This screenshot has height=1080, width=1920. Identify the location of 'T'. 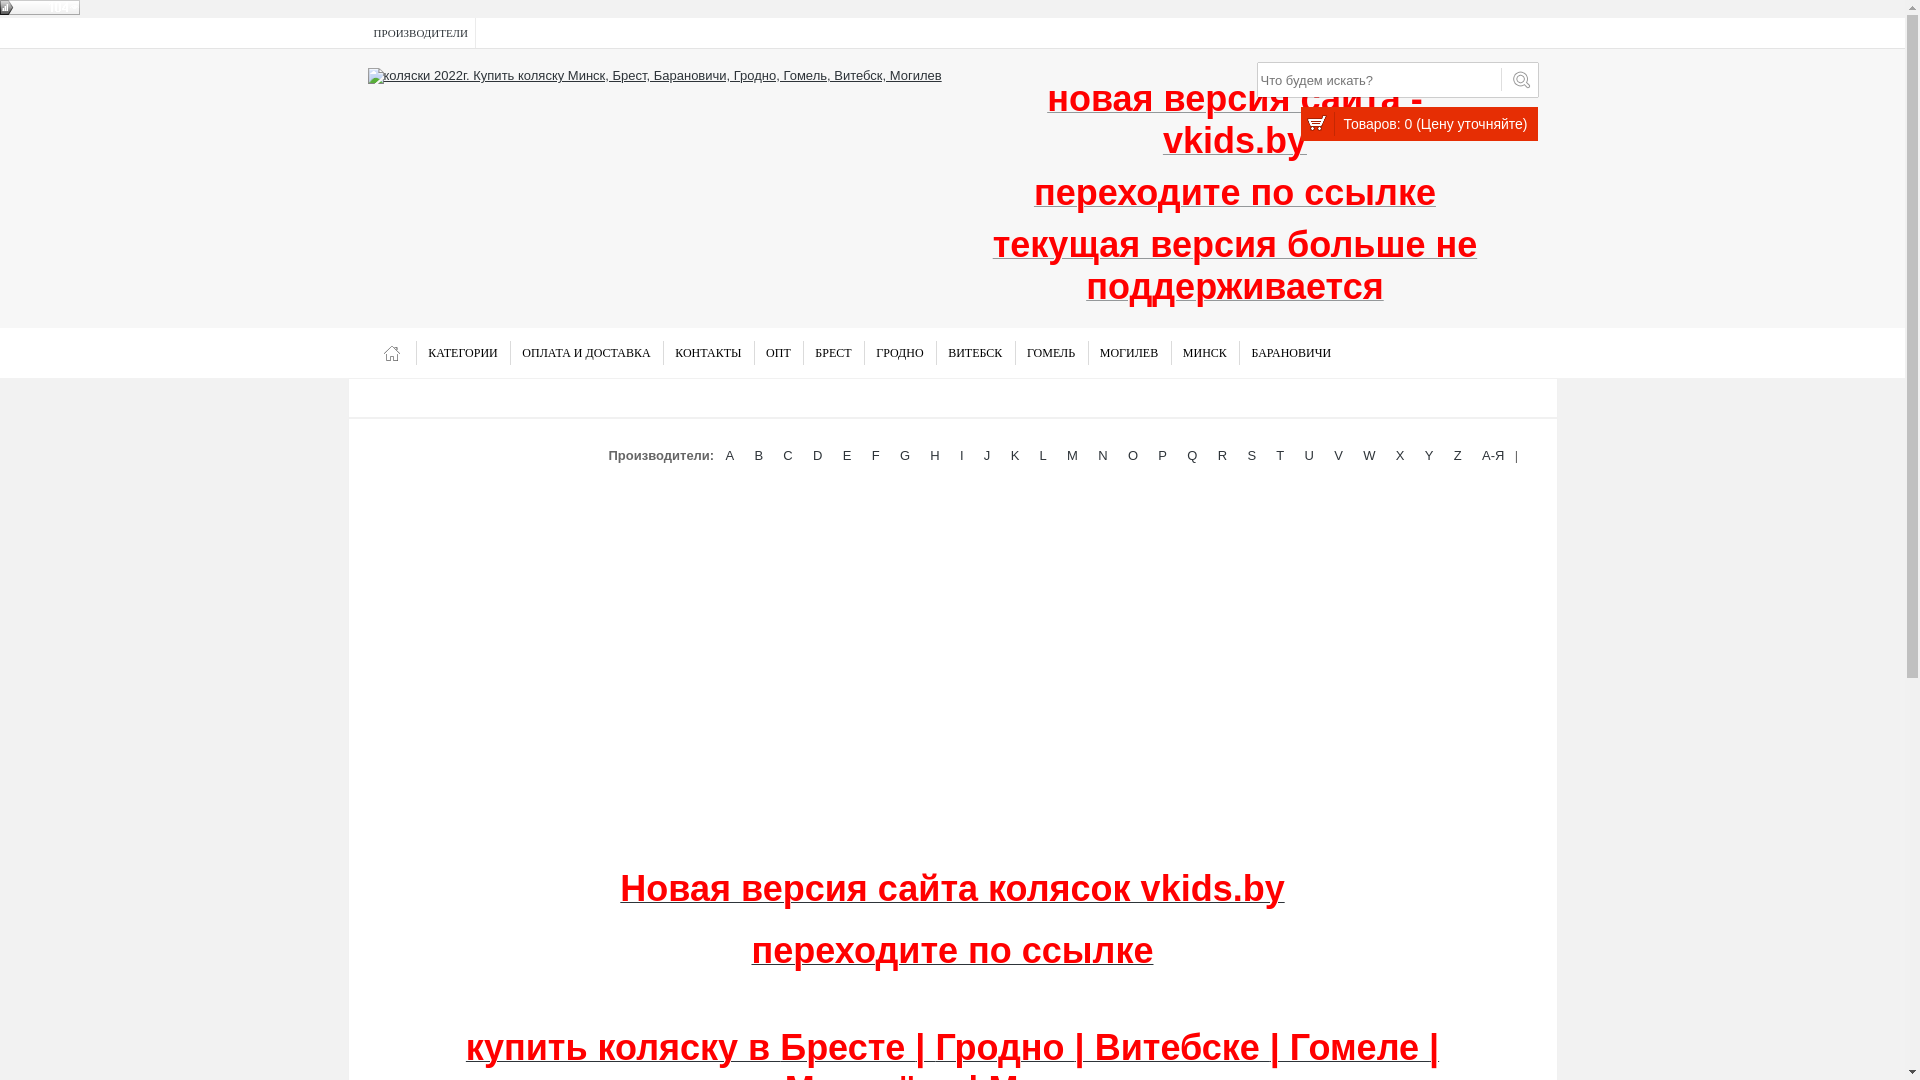
(1270, 455).